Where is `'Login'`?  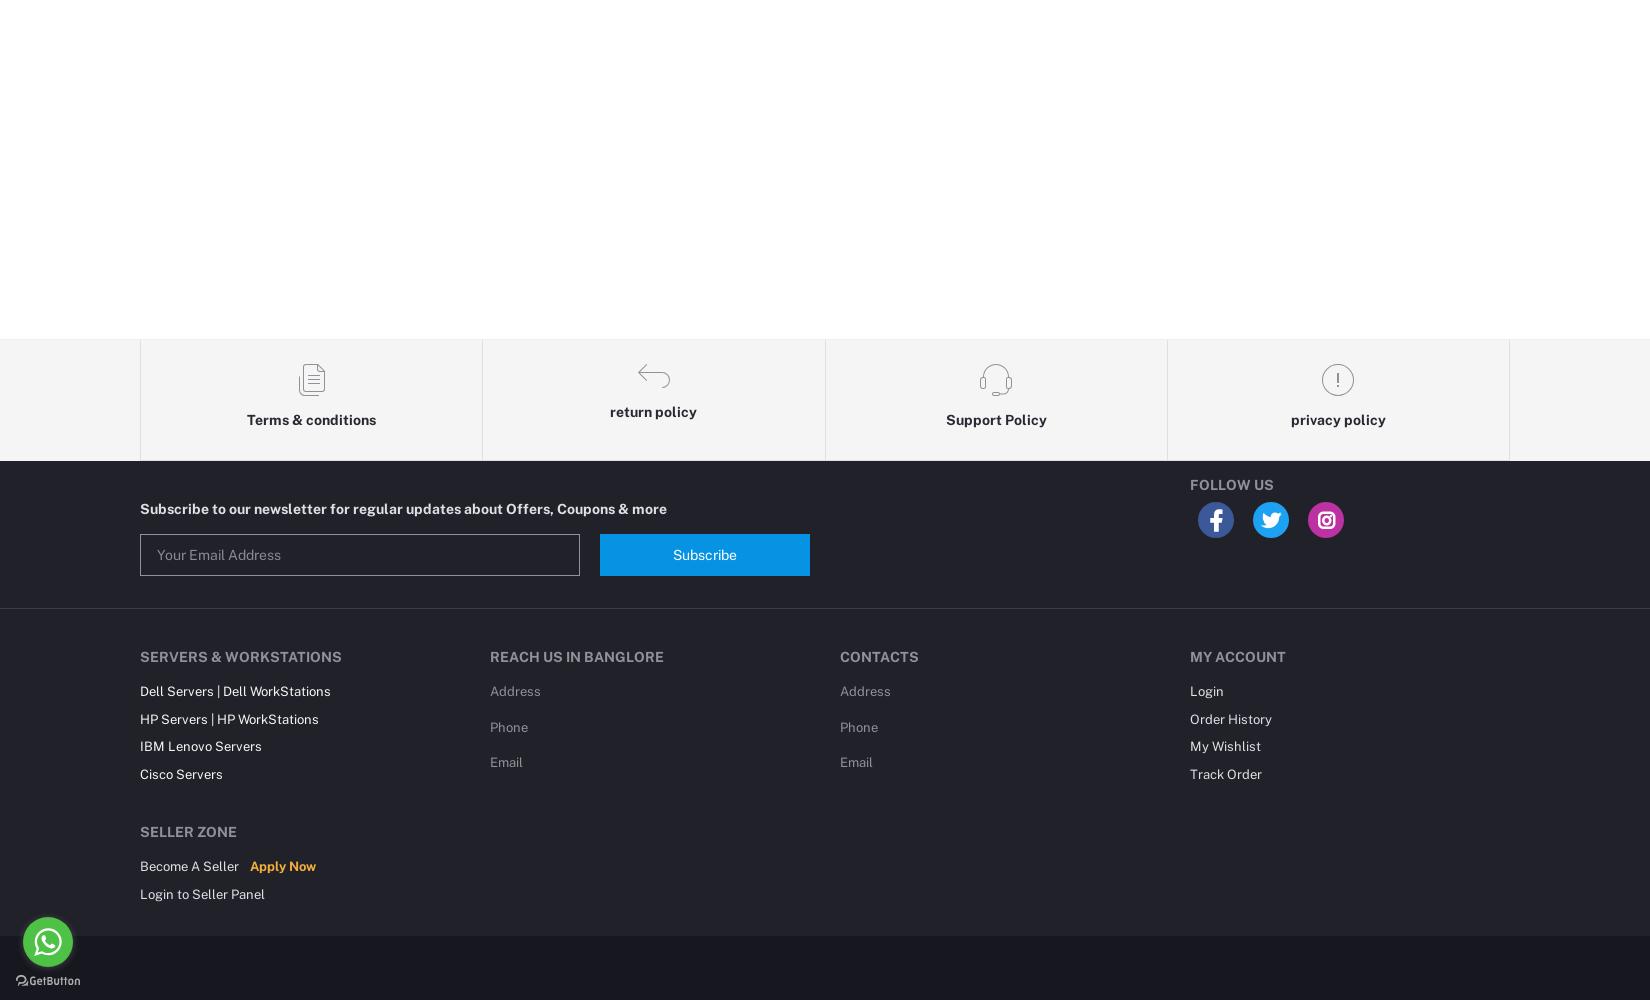
'Login' is located at coordinates (1206, 690).